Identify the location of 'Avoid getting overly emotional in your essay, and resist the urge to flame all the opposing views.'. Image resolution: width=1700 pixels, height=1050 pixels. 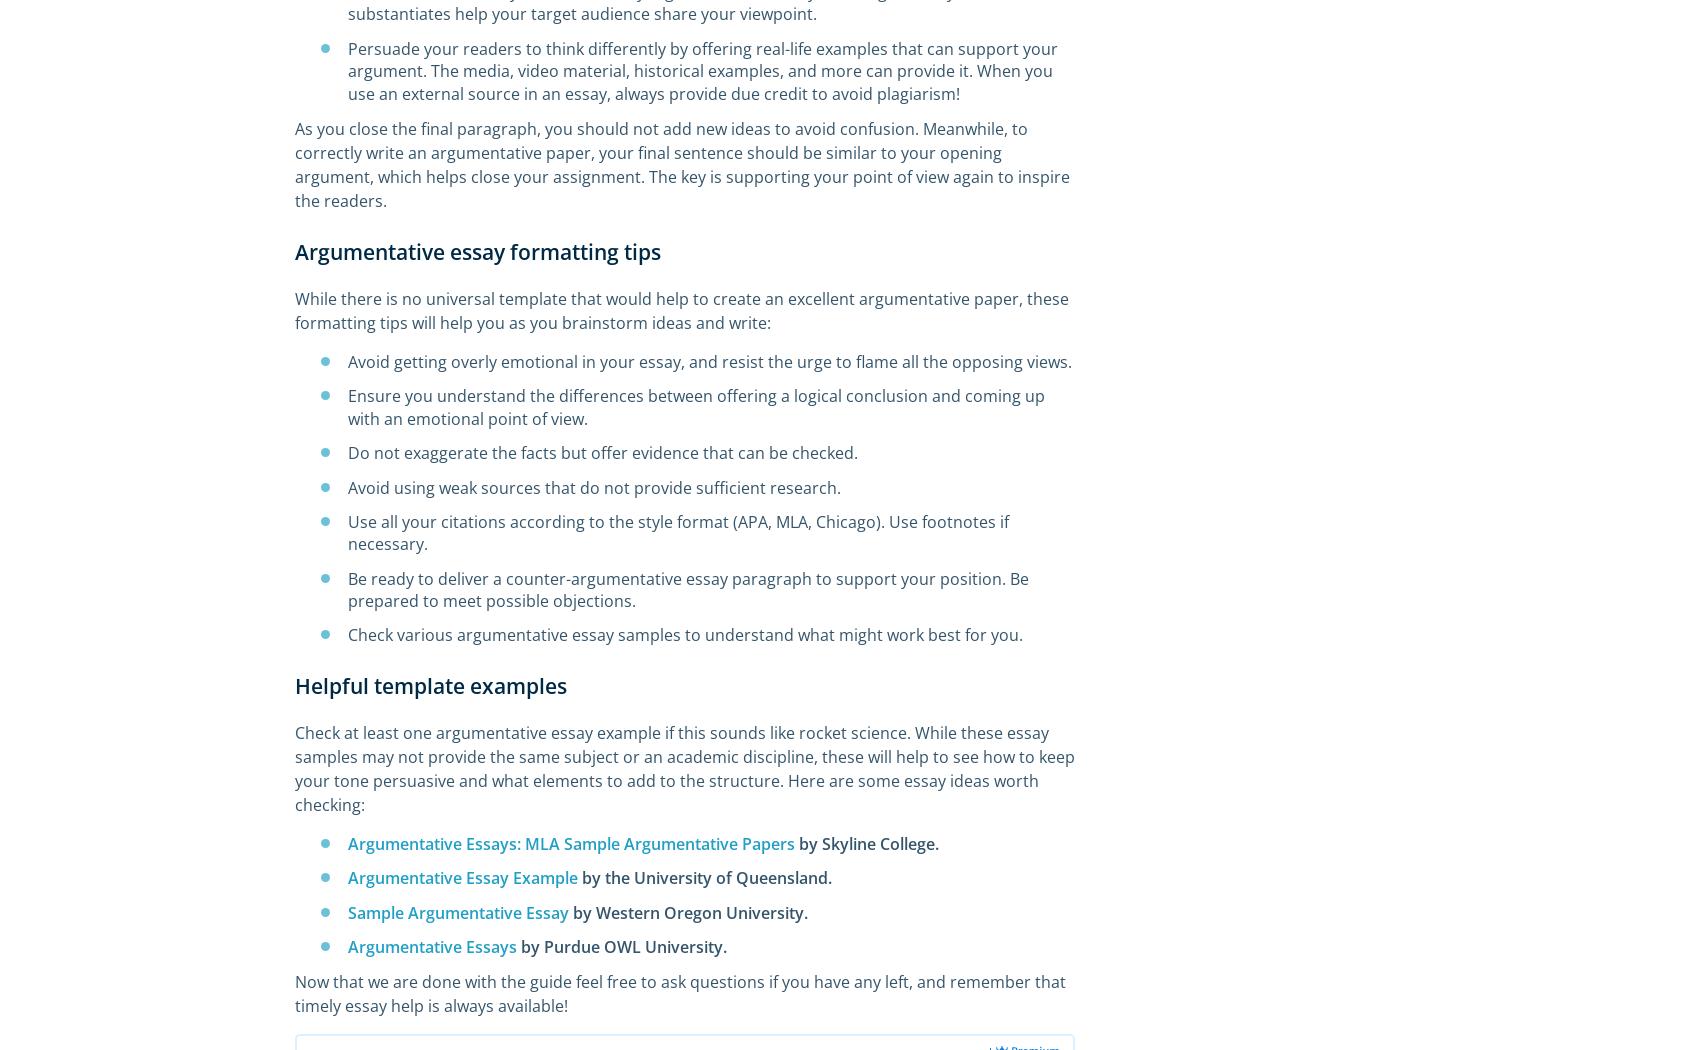
(709, 359).